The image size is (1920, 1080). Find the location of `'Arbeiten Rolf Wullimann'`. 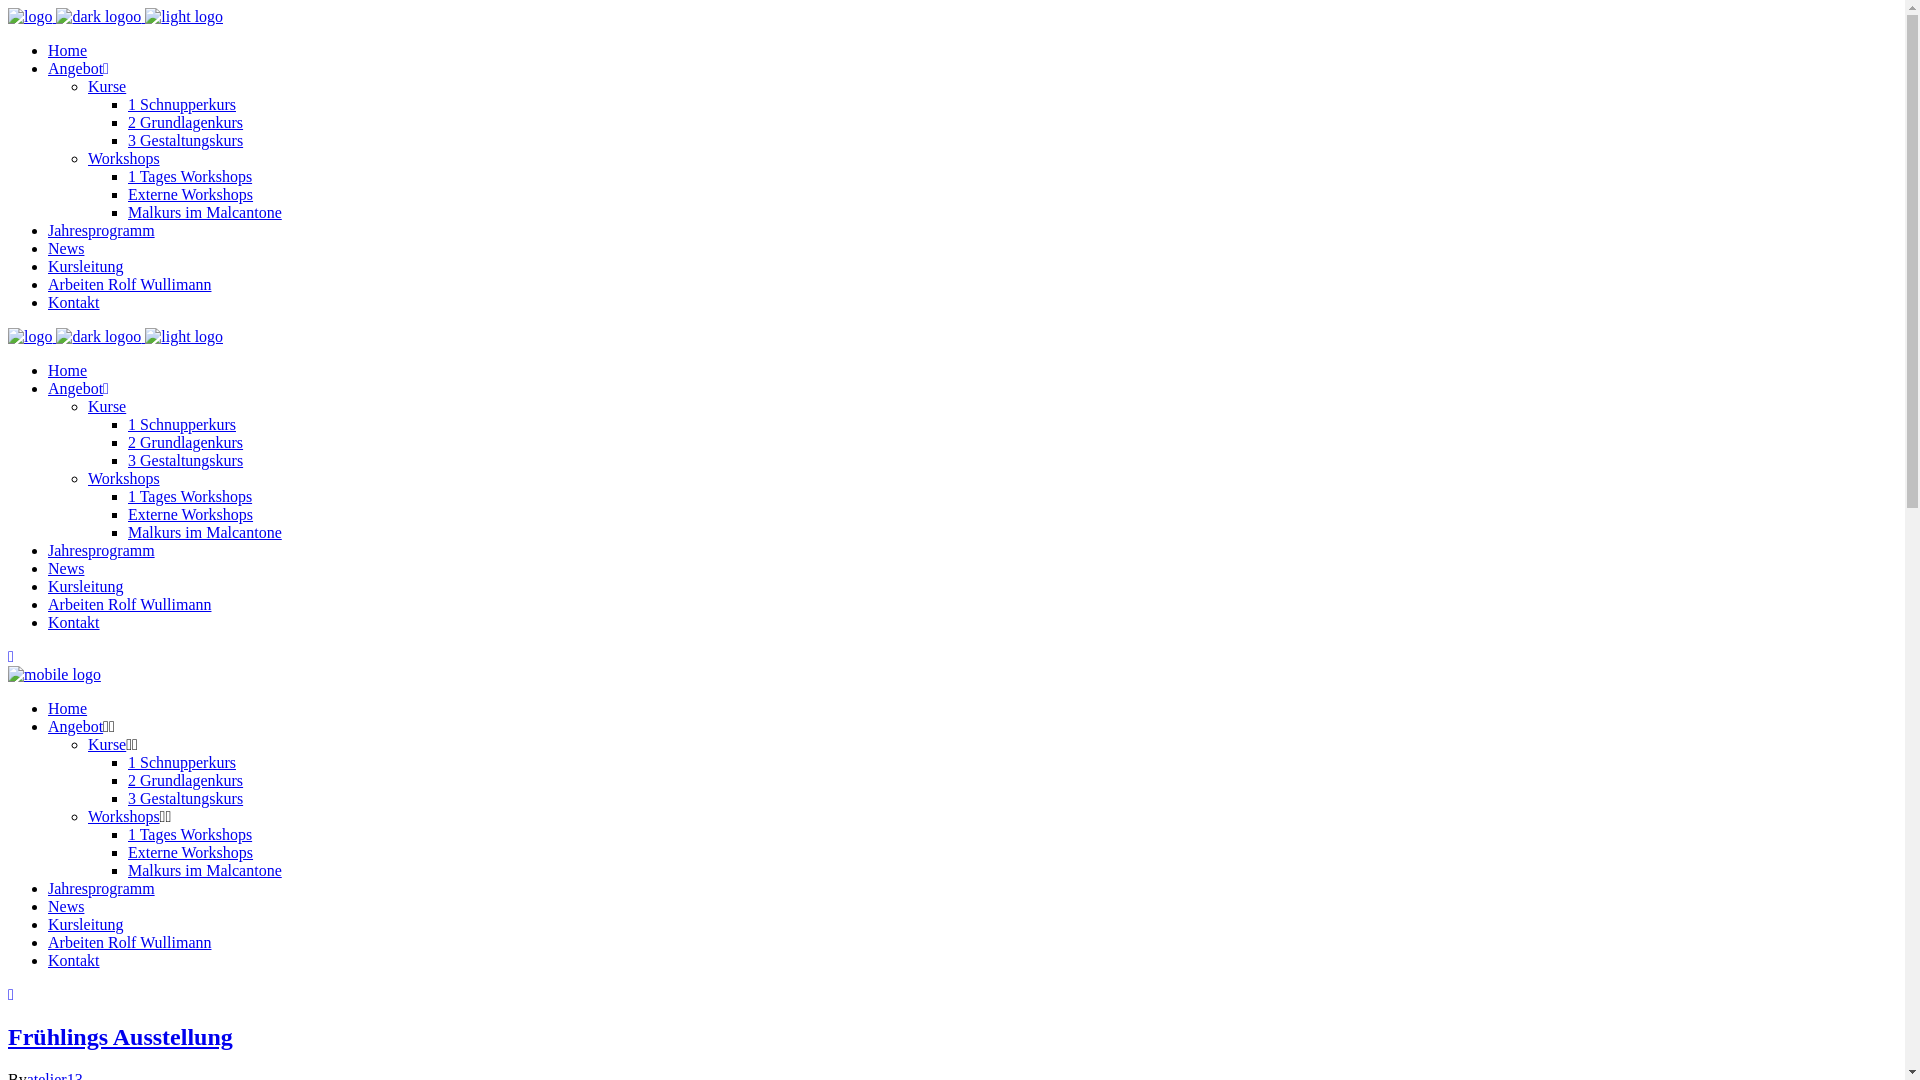

'Arbeiten Rolf Wullimann' is located at coordinates (128, 942).